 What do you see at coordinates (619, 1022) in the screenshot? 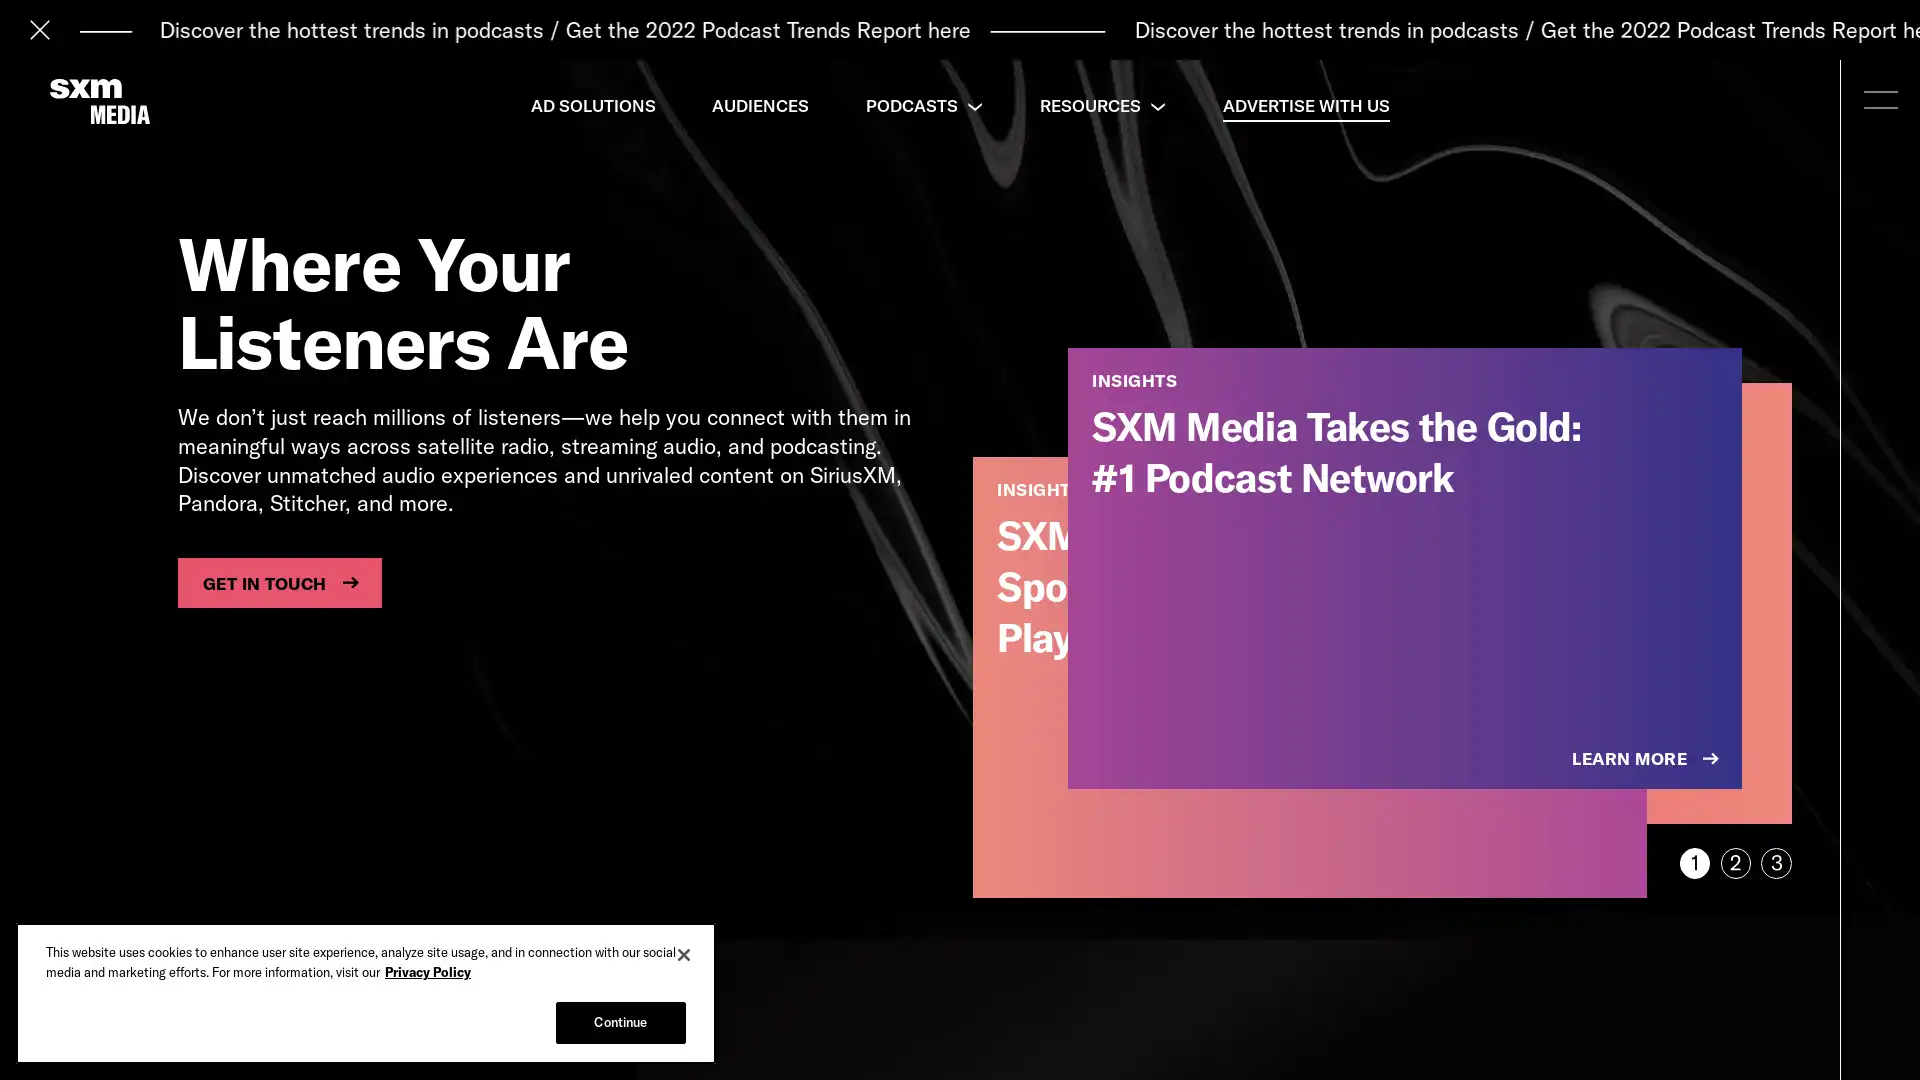
I see `Continue` at bounding box center [619, 1022].